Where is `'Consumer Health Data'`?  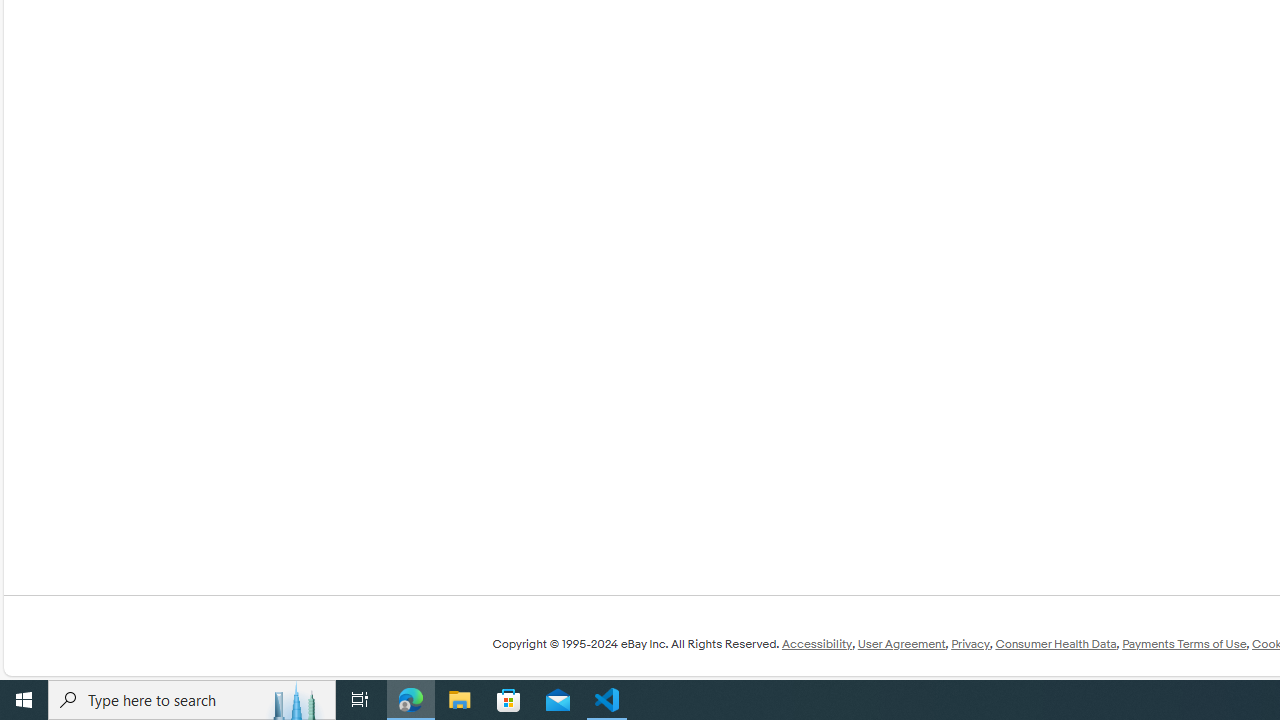 'Consumer Health Data' is located at coordinates (1055, 644).